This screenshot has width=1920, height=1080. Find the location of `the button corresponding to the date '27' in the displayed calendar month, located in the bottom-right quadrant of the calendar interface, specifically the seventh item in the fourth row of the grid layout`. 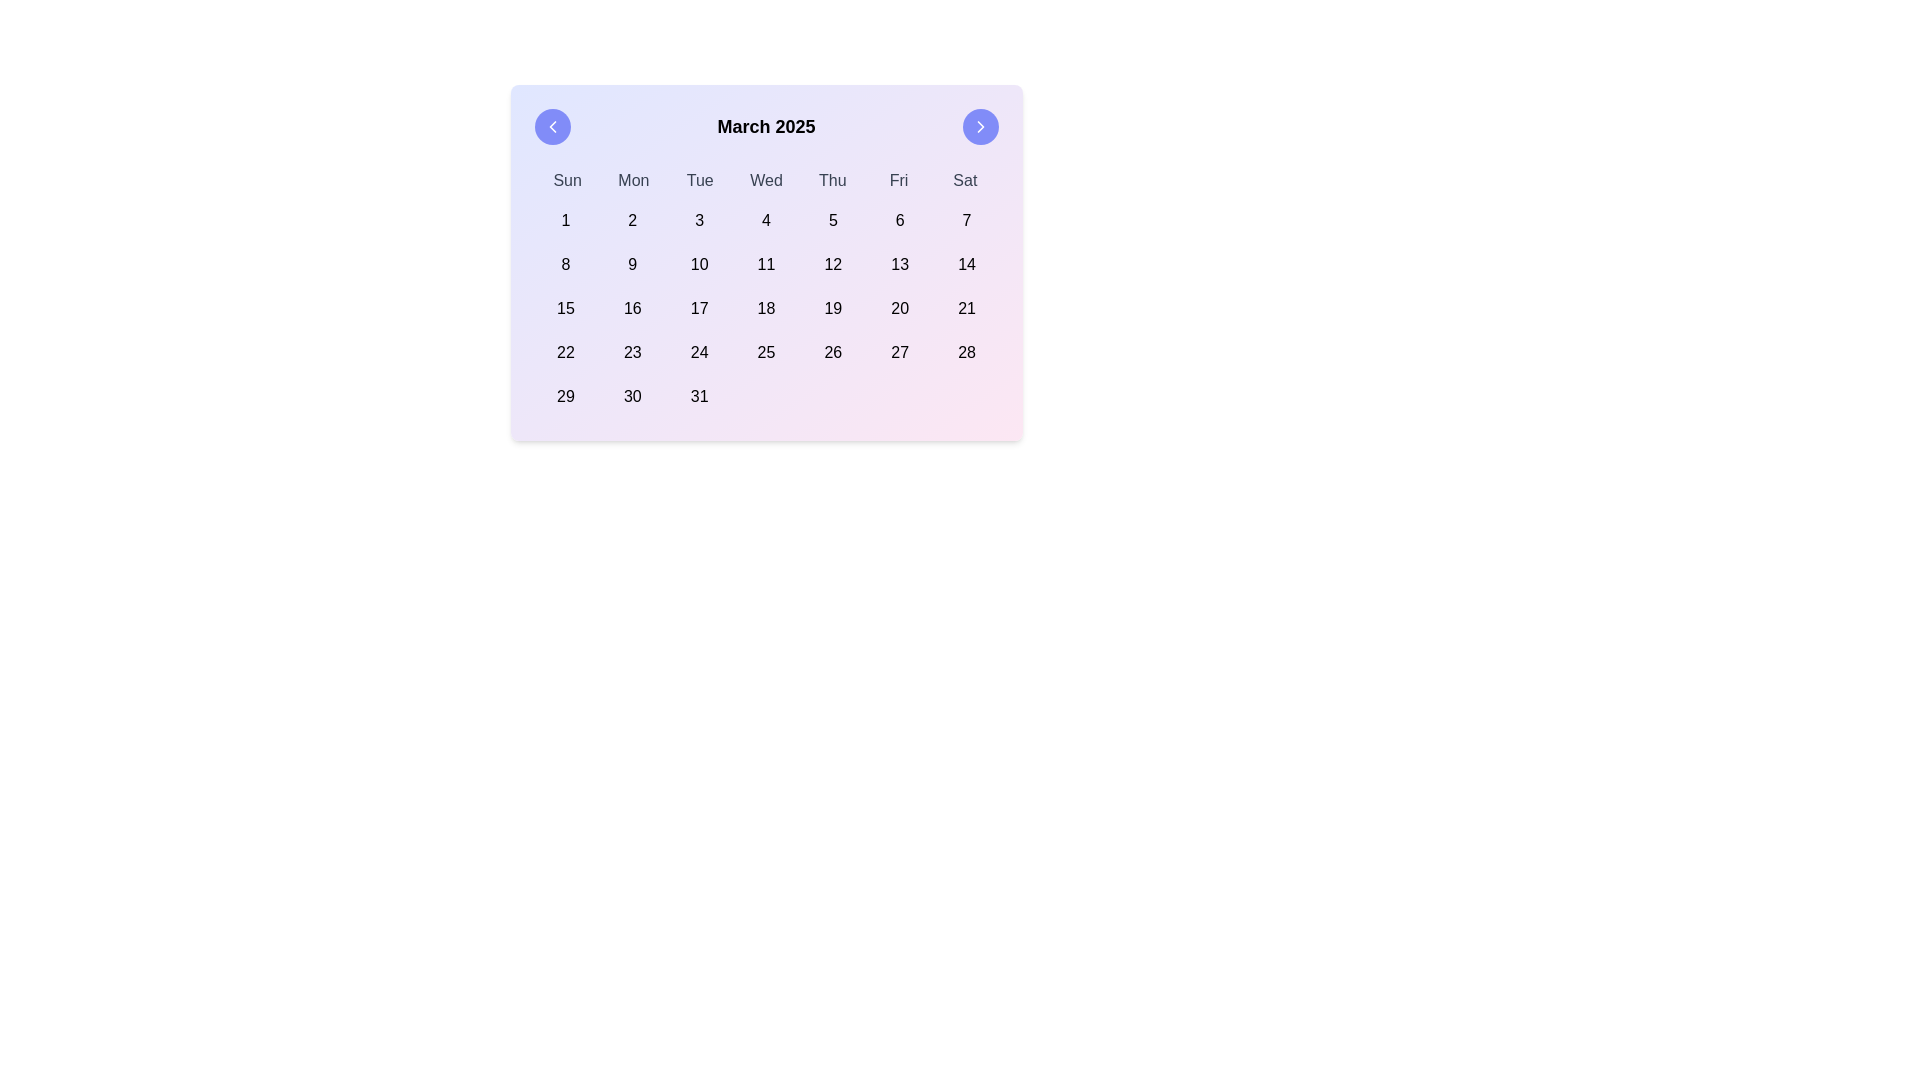

the button corresponding to the date '27' in the displayed calendar month, located in the bottom-right quadrant of the calendar interface, specifically the seventh item in the fourth row of the grid layout is located at coordinates (899, 352).